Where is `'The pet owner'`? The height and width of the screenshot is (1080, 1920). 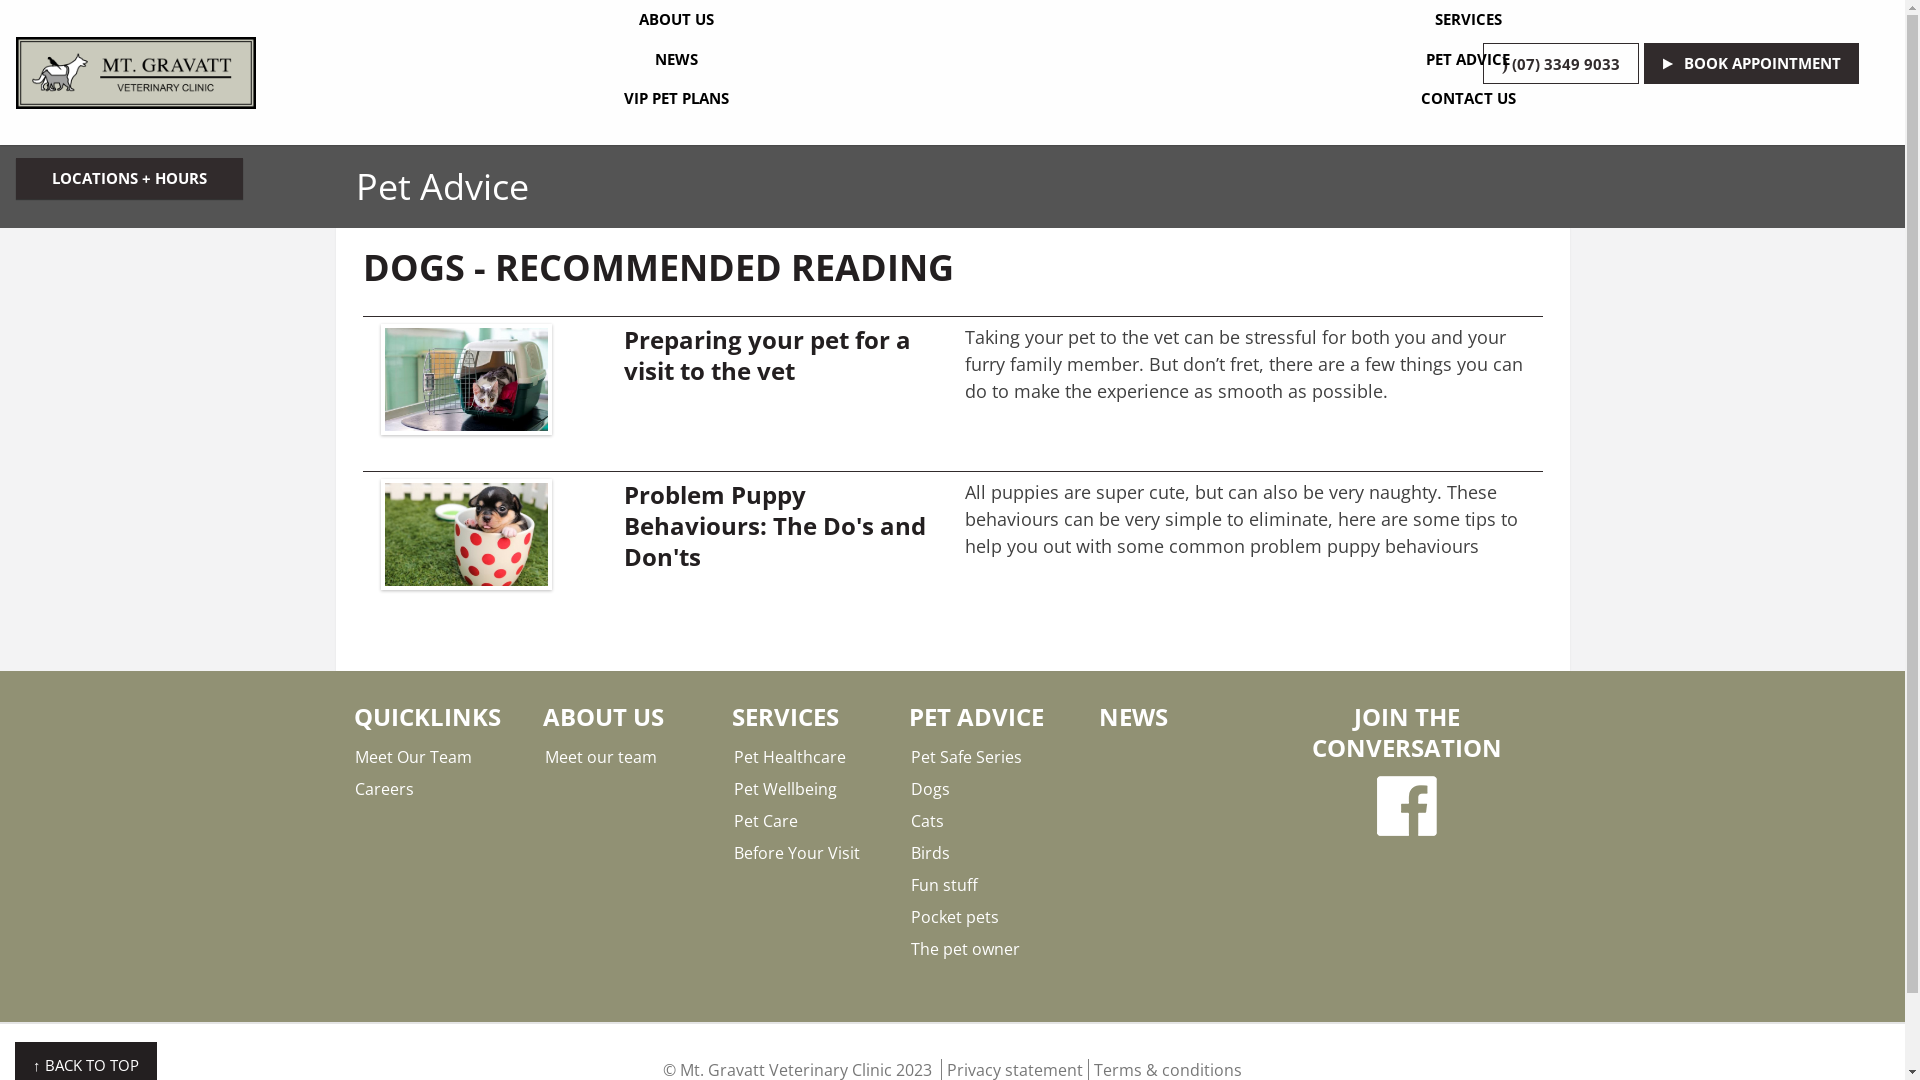 'The pet owner' is located at coordinates (910, 947).